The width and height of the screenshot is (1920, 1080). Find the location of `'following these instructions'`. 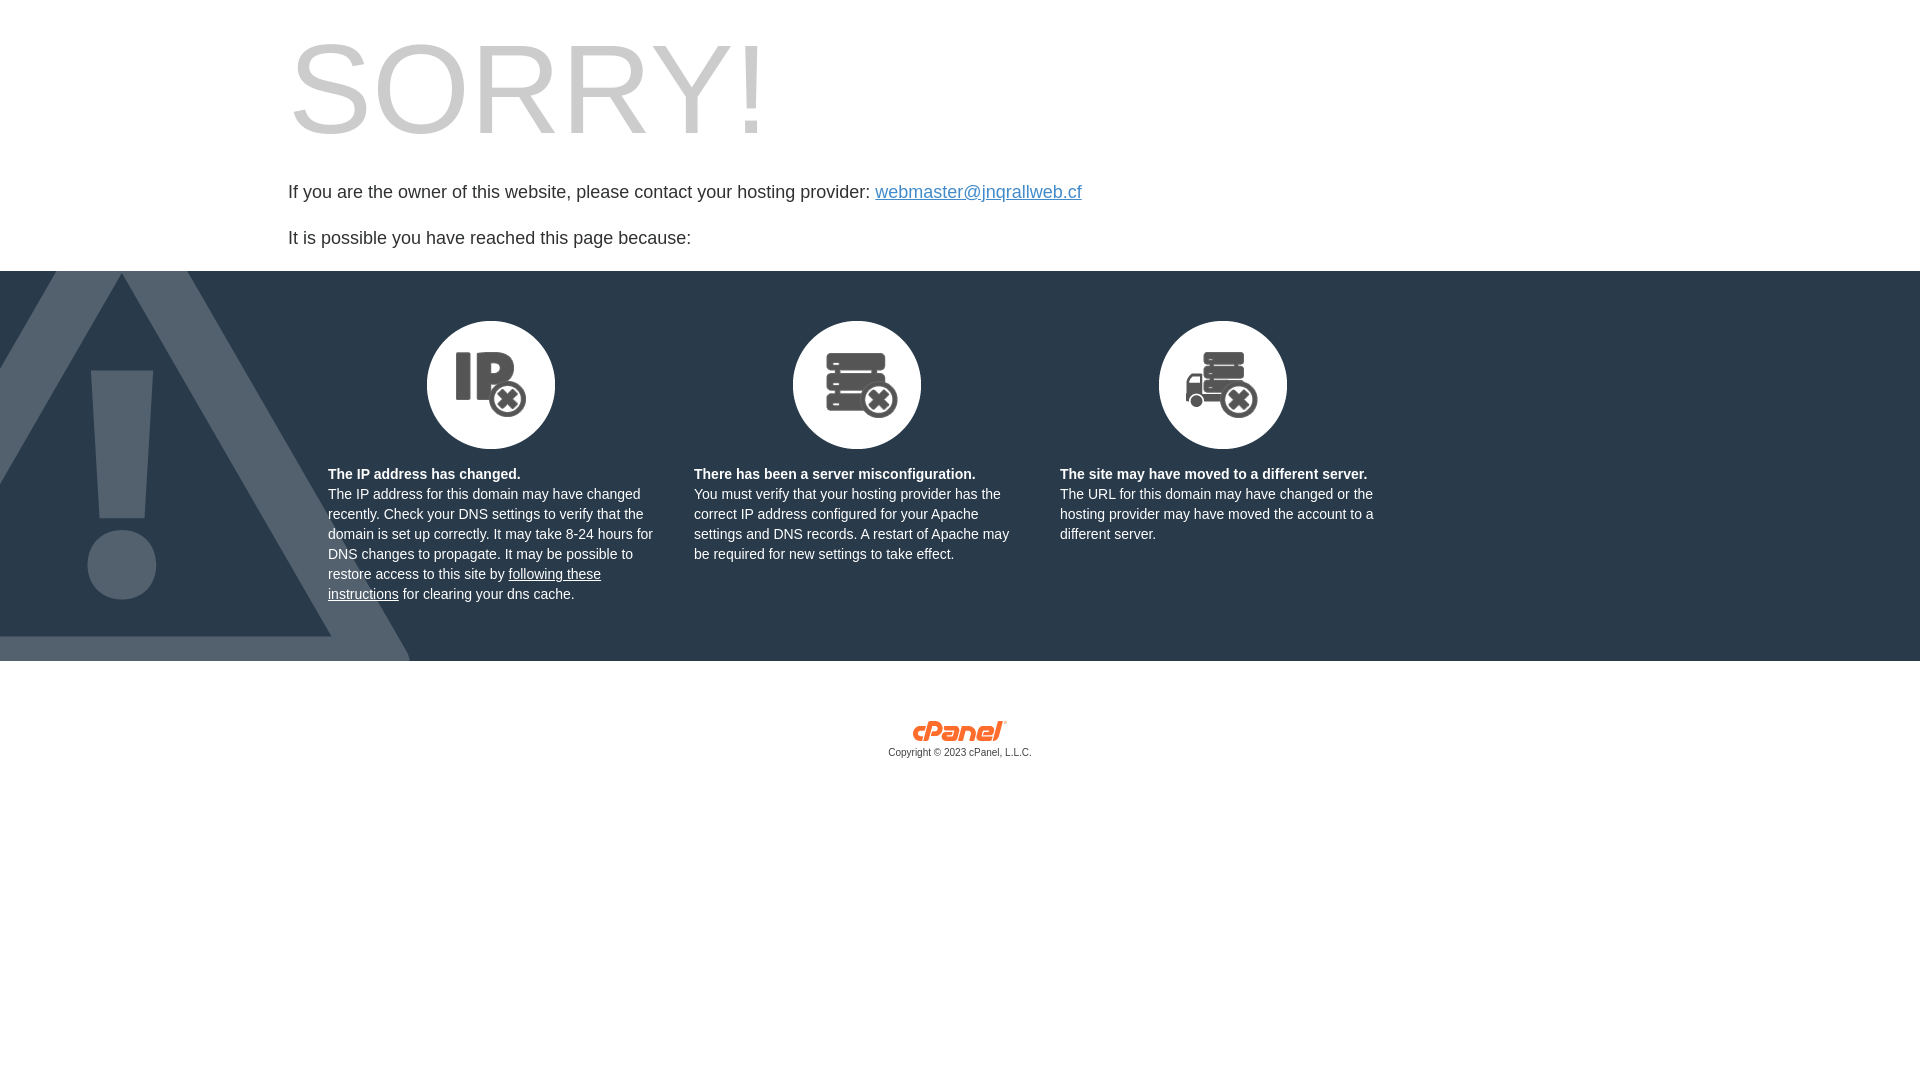

'following these instructions' is located at coordinates (463, 583).